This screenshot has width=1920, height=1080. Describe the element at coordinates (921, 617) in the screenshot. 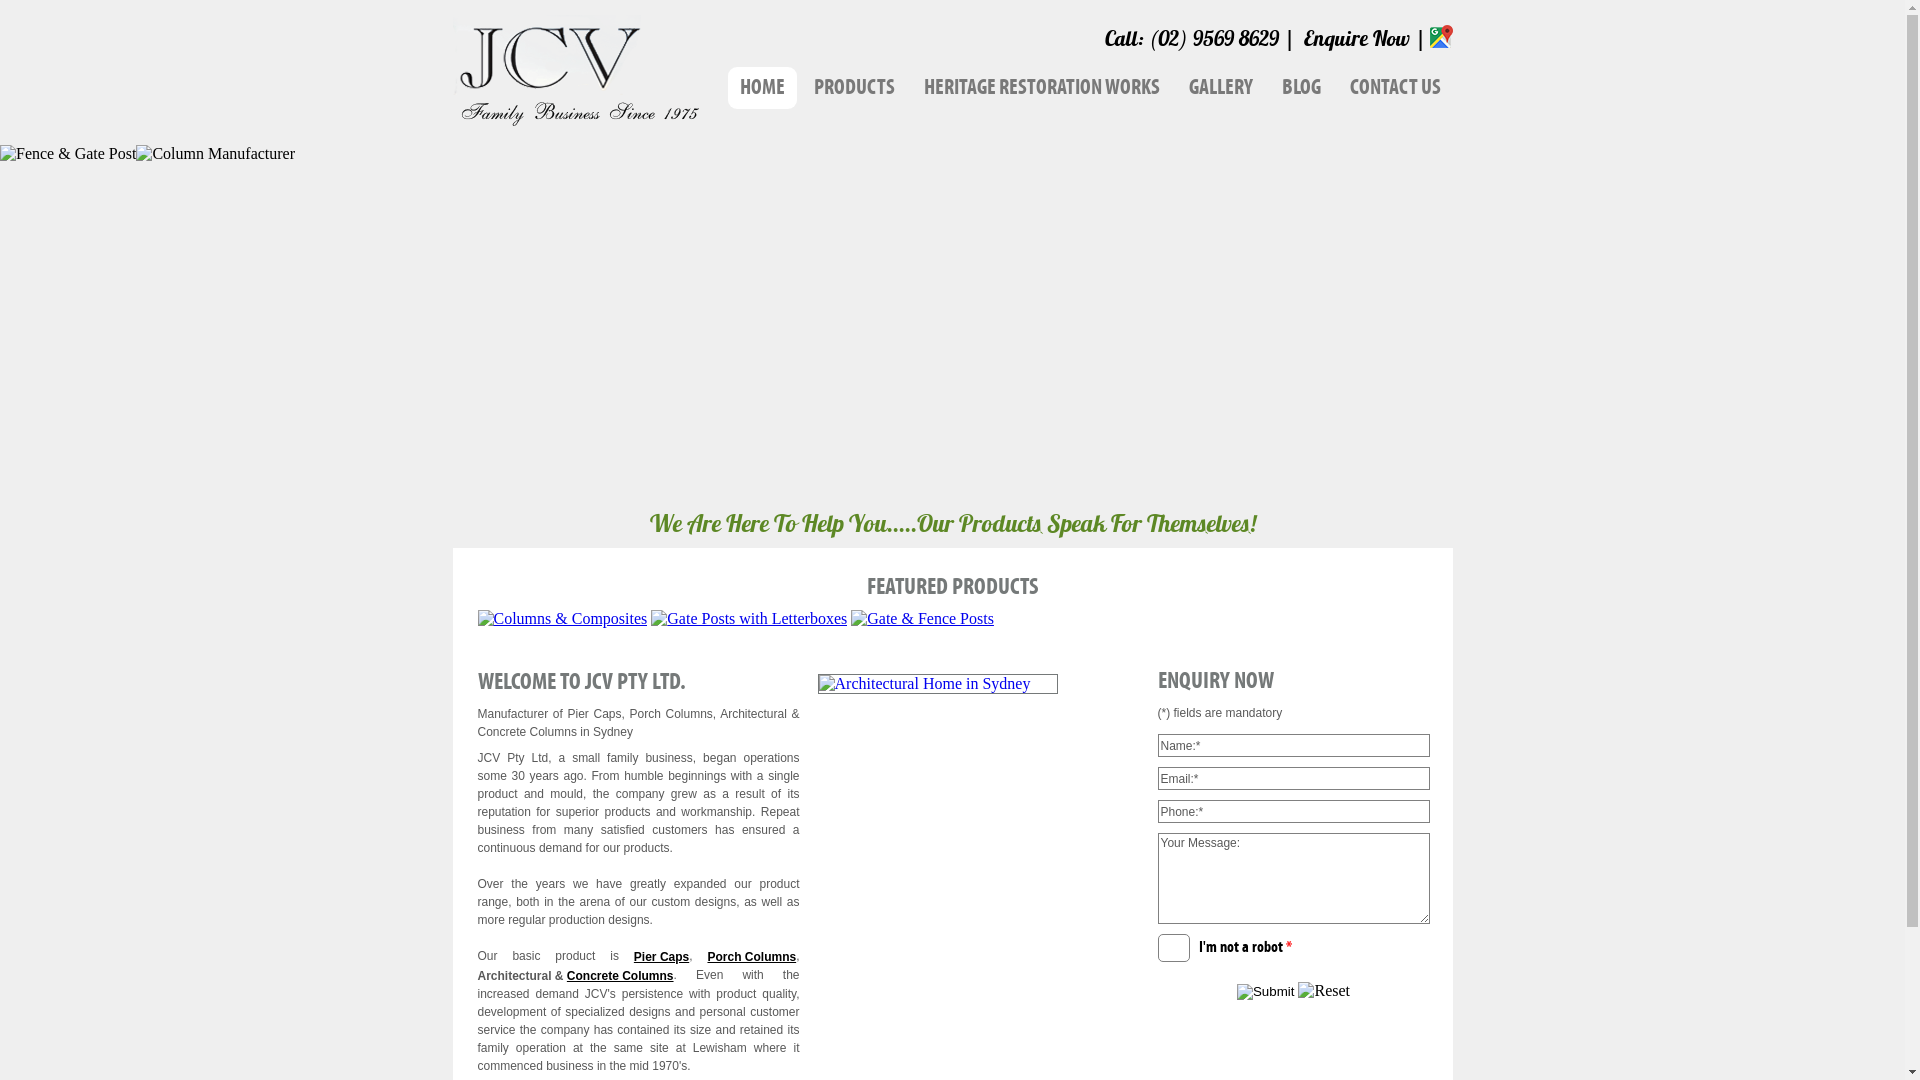

I see `'Gate & Fence Posts'` at that location.